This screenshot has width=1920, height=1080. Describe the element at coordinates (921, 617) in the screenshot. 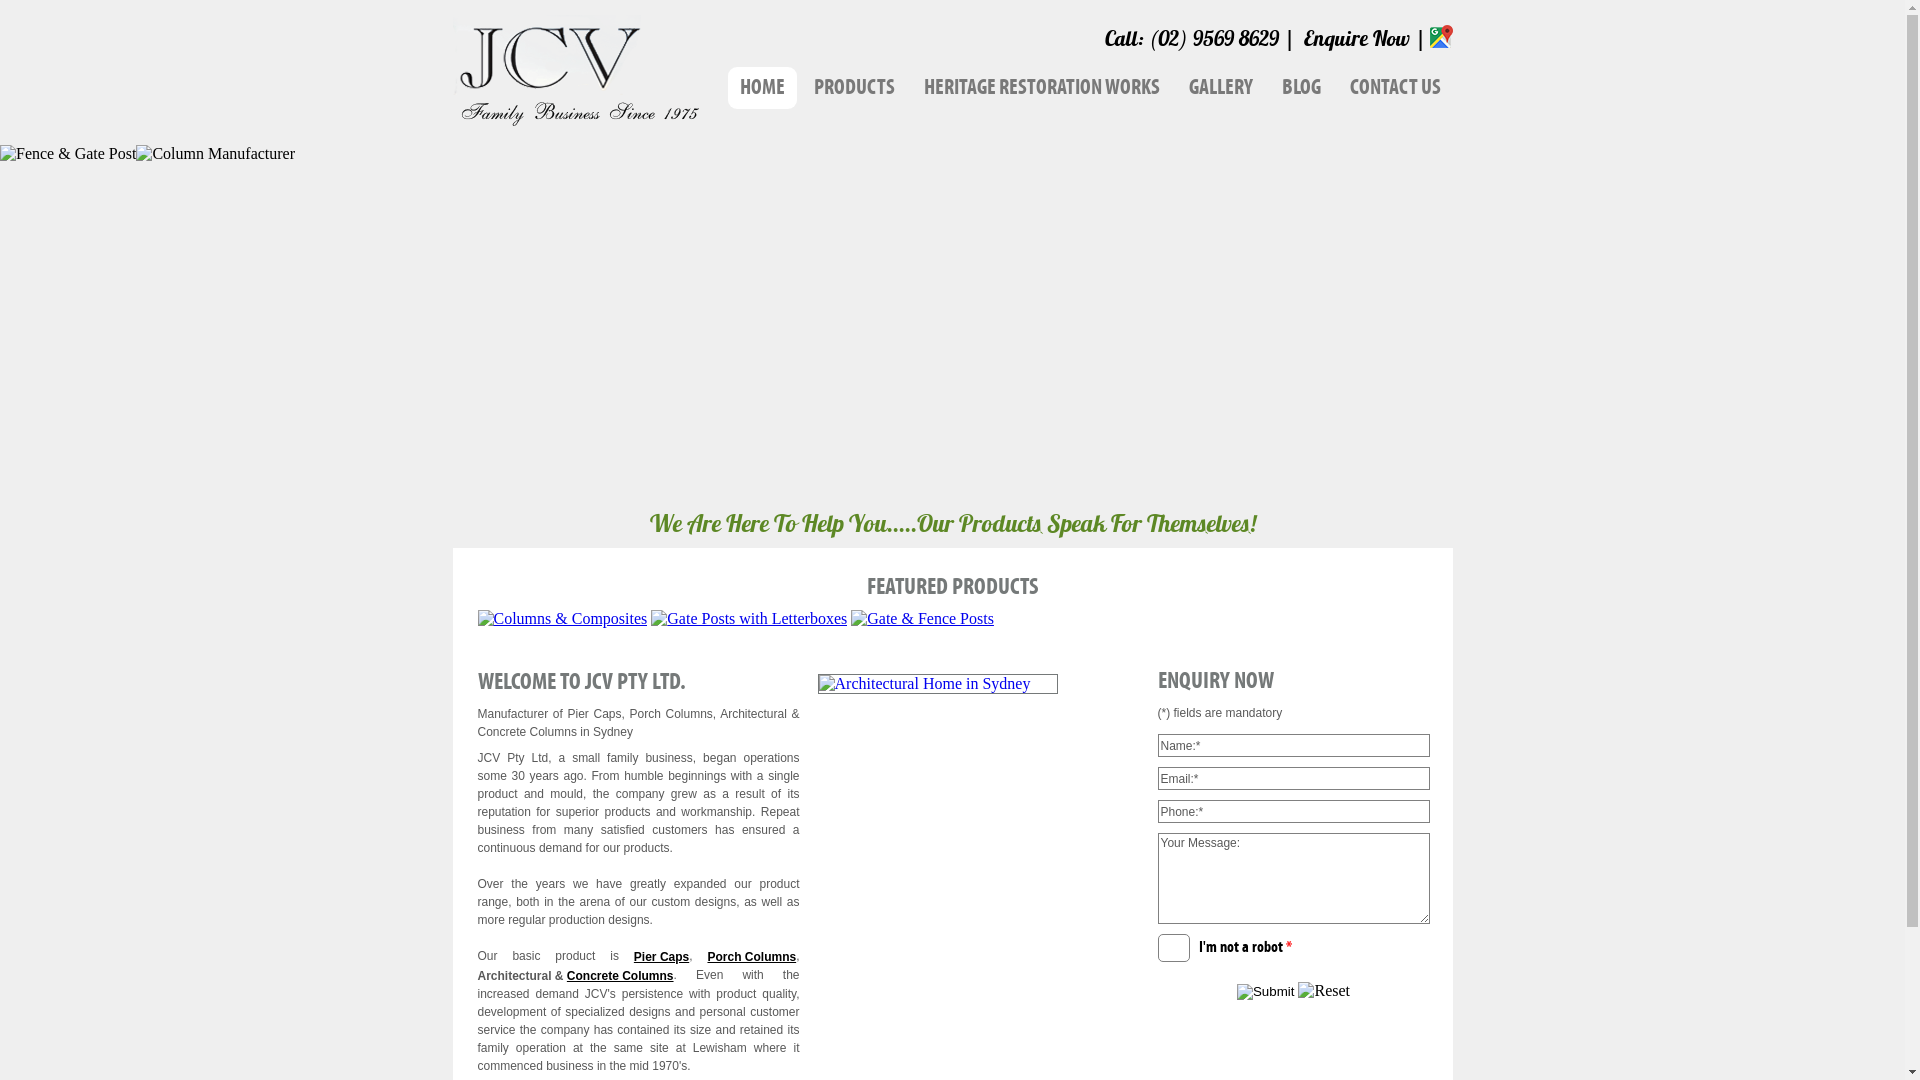

I see `'Gate & Fence Posts'` at that location.